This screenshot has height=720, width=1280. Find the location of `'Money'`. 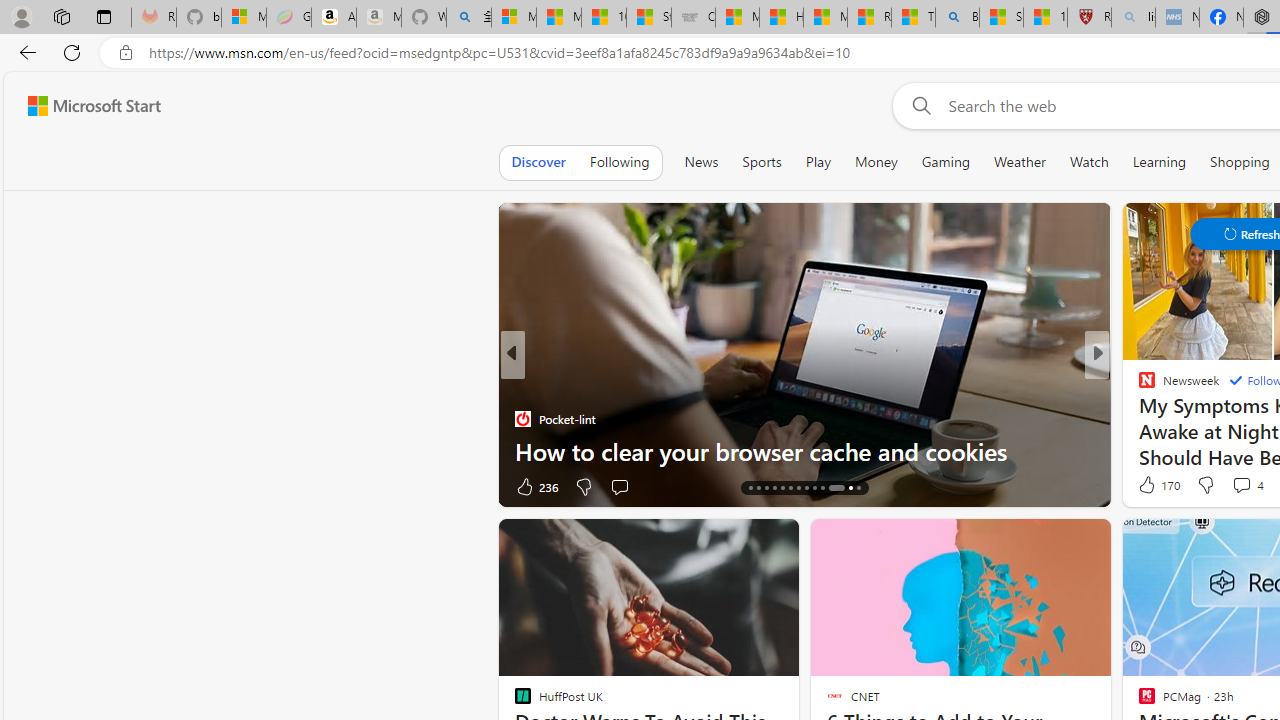

'Money' is located at coordinates (876, 161).